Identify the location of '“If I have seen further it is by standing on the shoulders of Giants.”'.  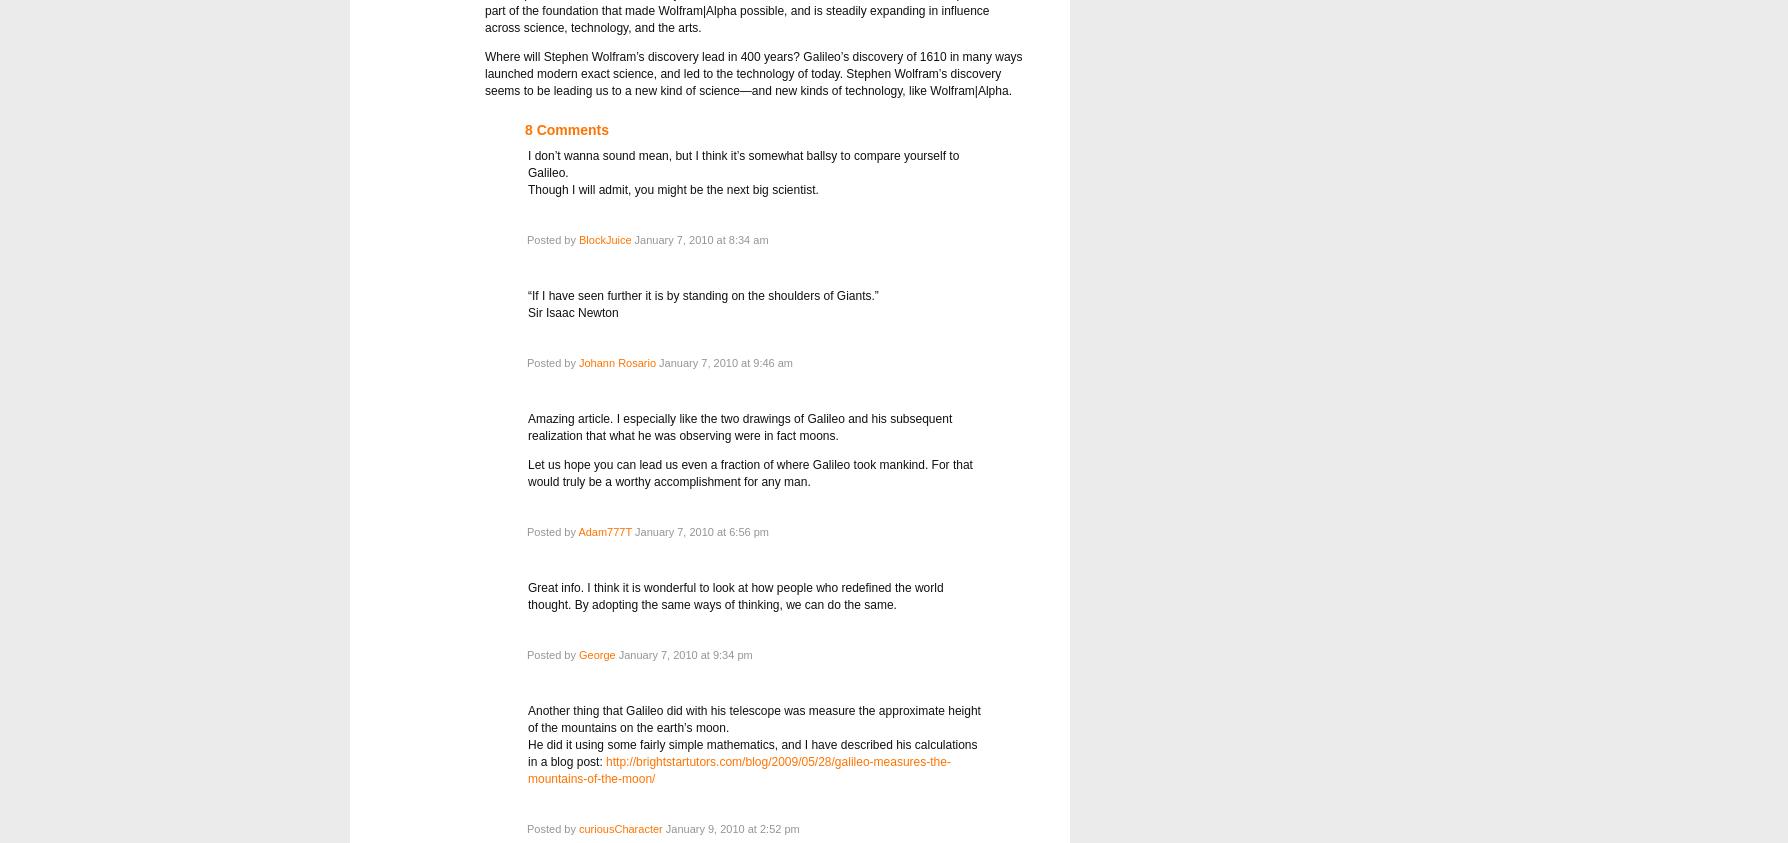
(702, 294).